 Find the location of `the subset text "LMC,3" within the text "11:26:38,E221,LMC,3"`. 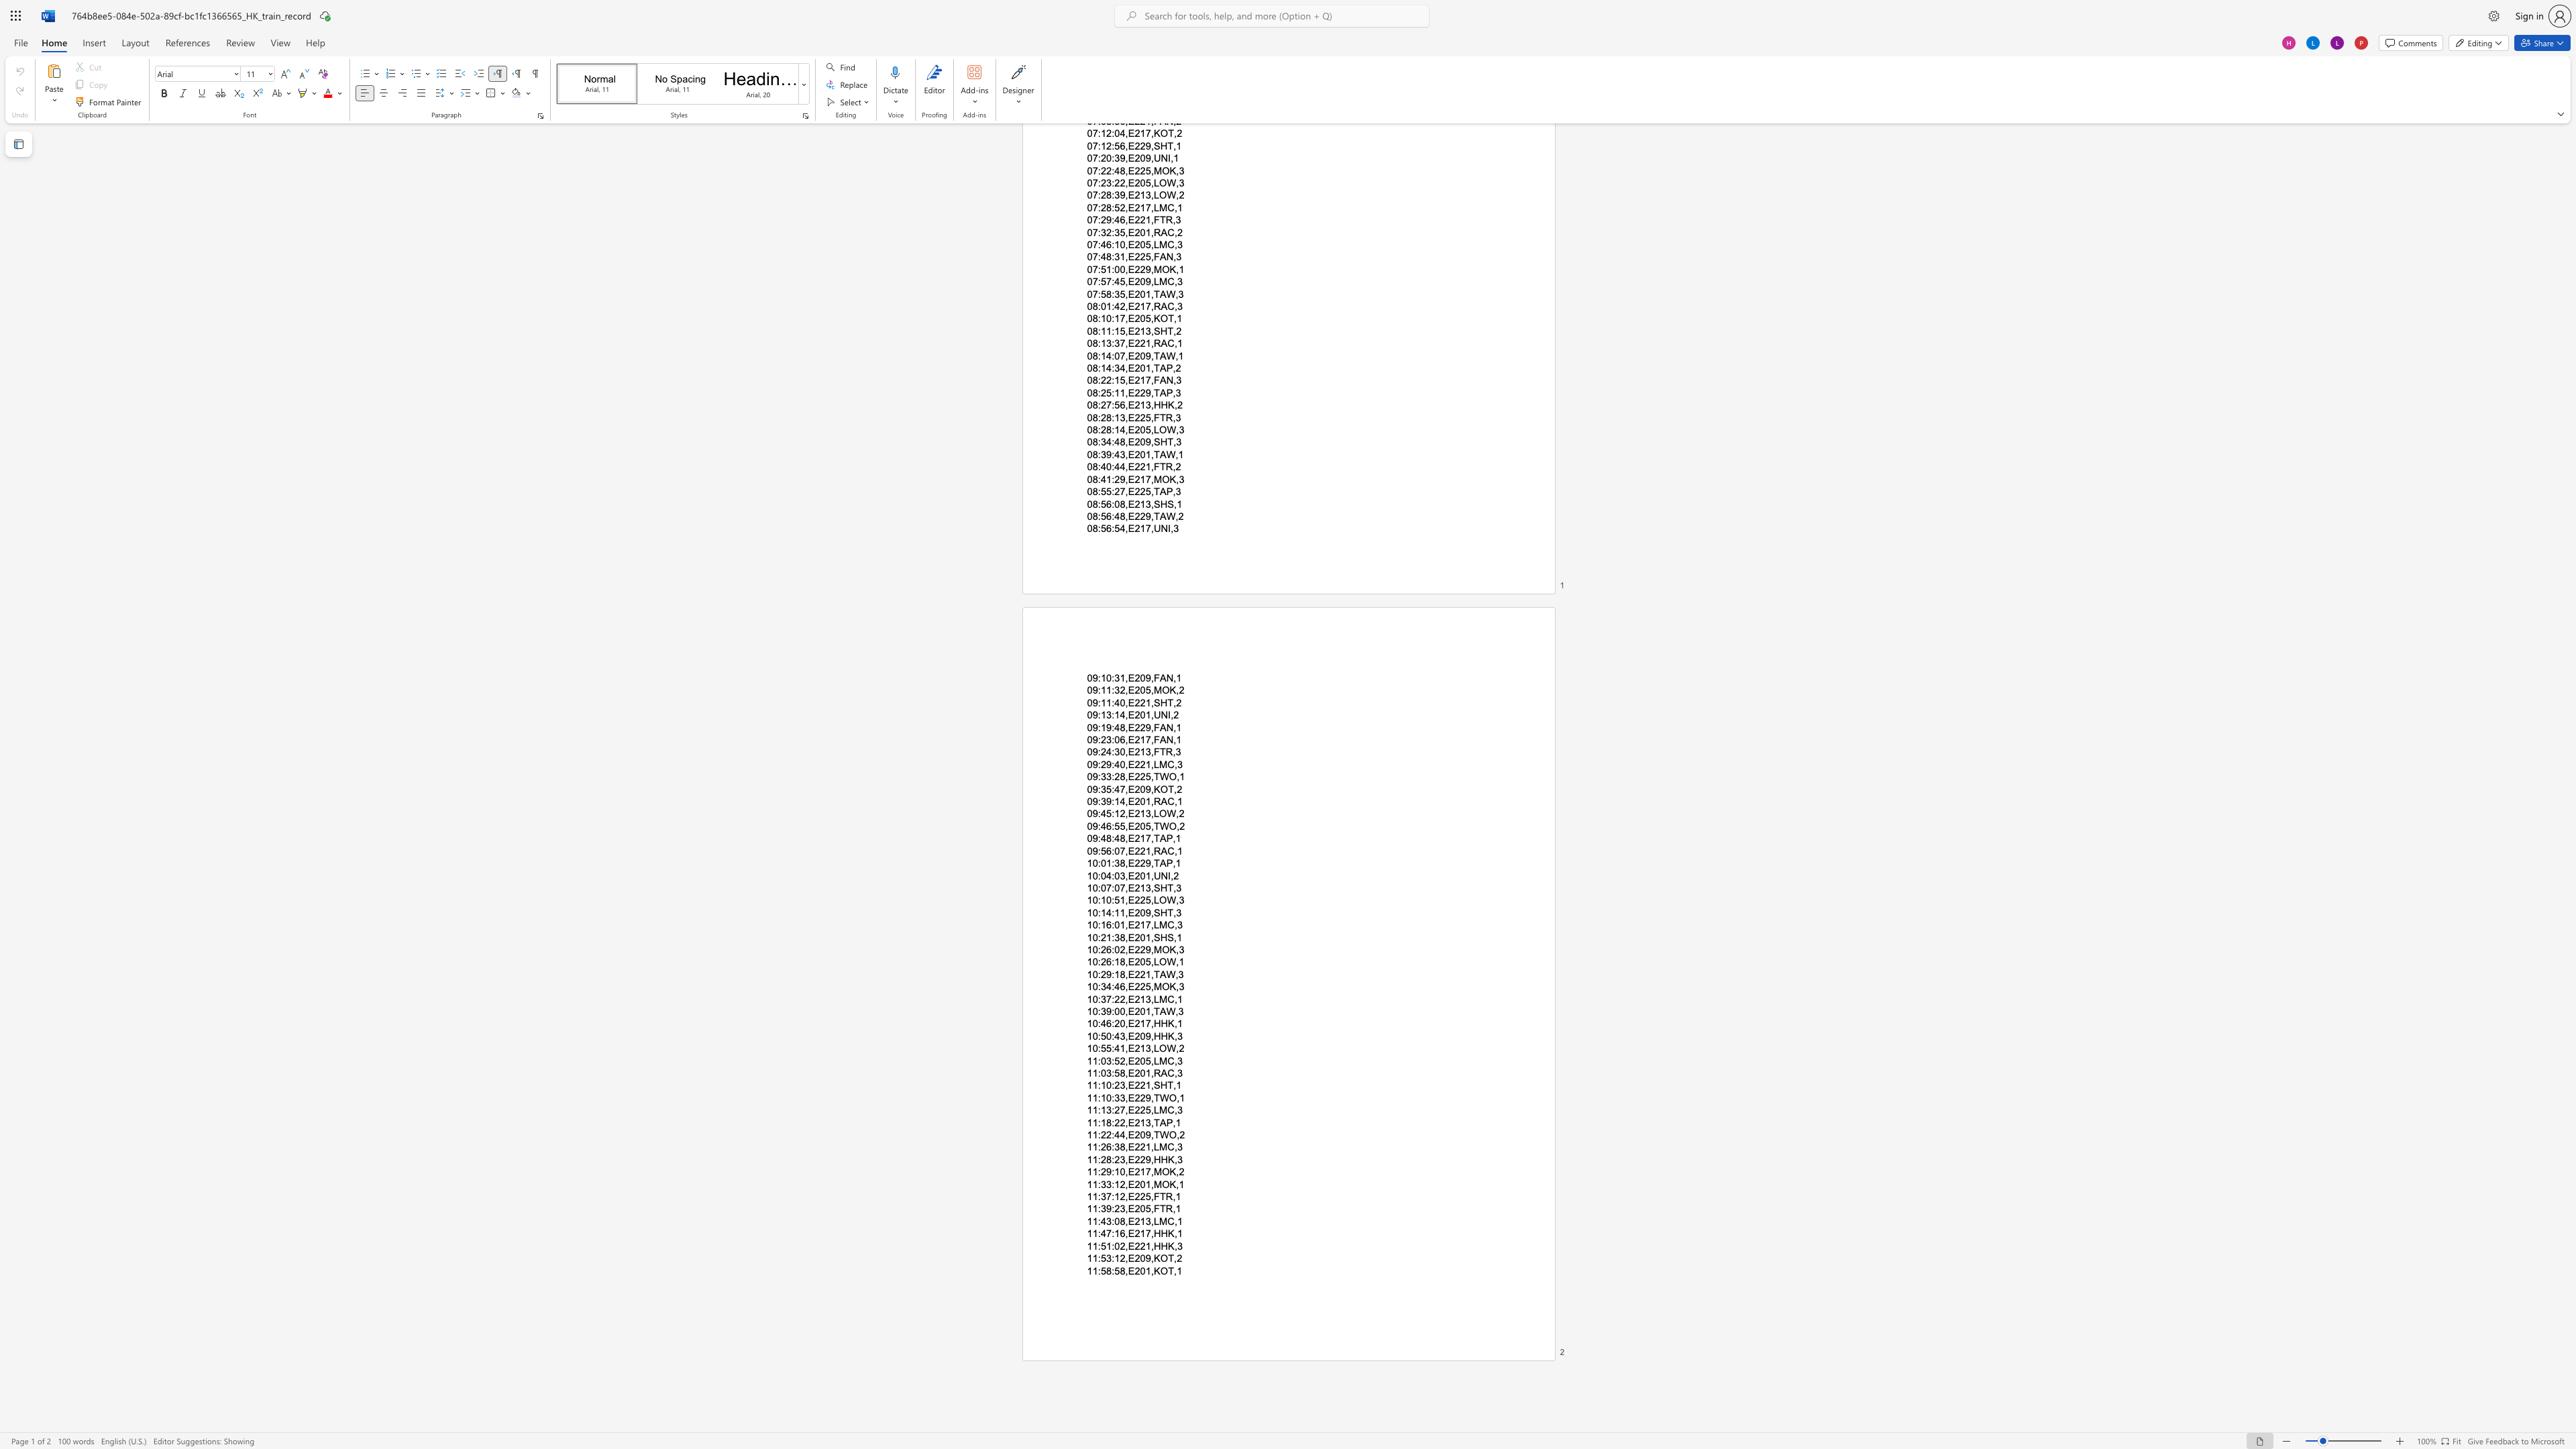

the subset text "LMC,3" within the text "11:26:38,E221,LMC,3" is located at coordinates (1152, 1146).